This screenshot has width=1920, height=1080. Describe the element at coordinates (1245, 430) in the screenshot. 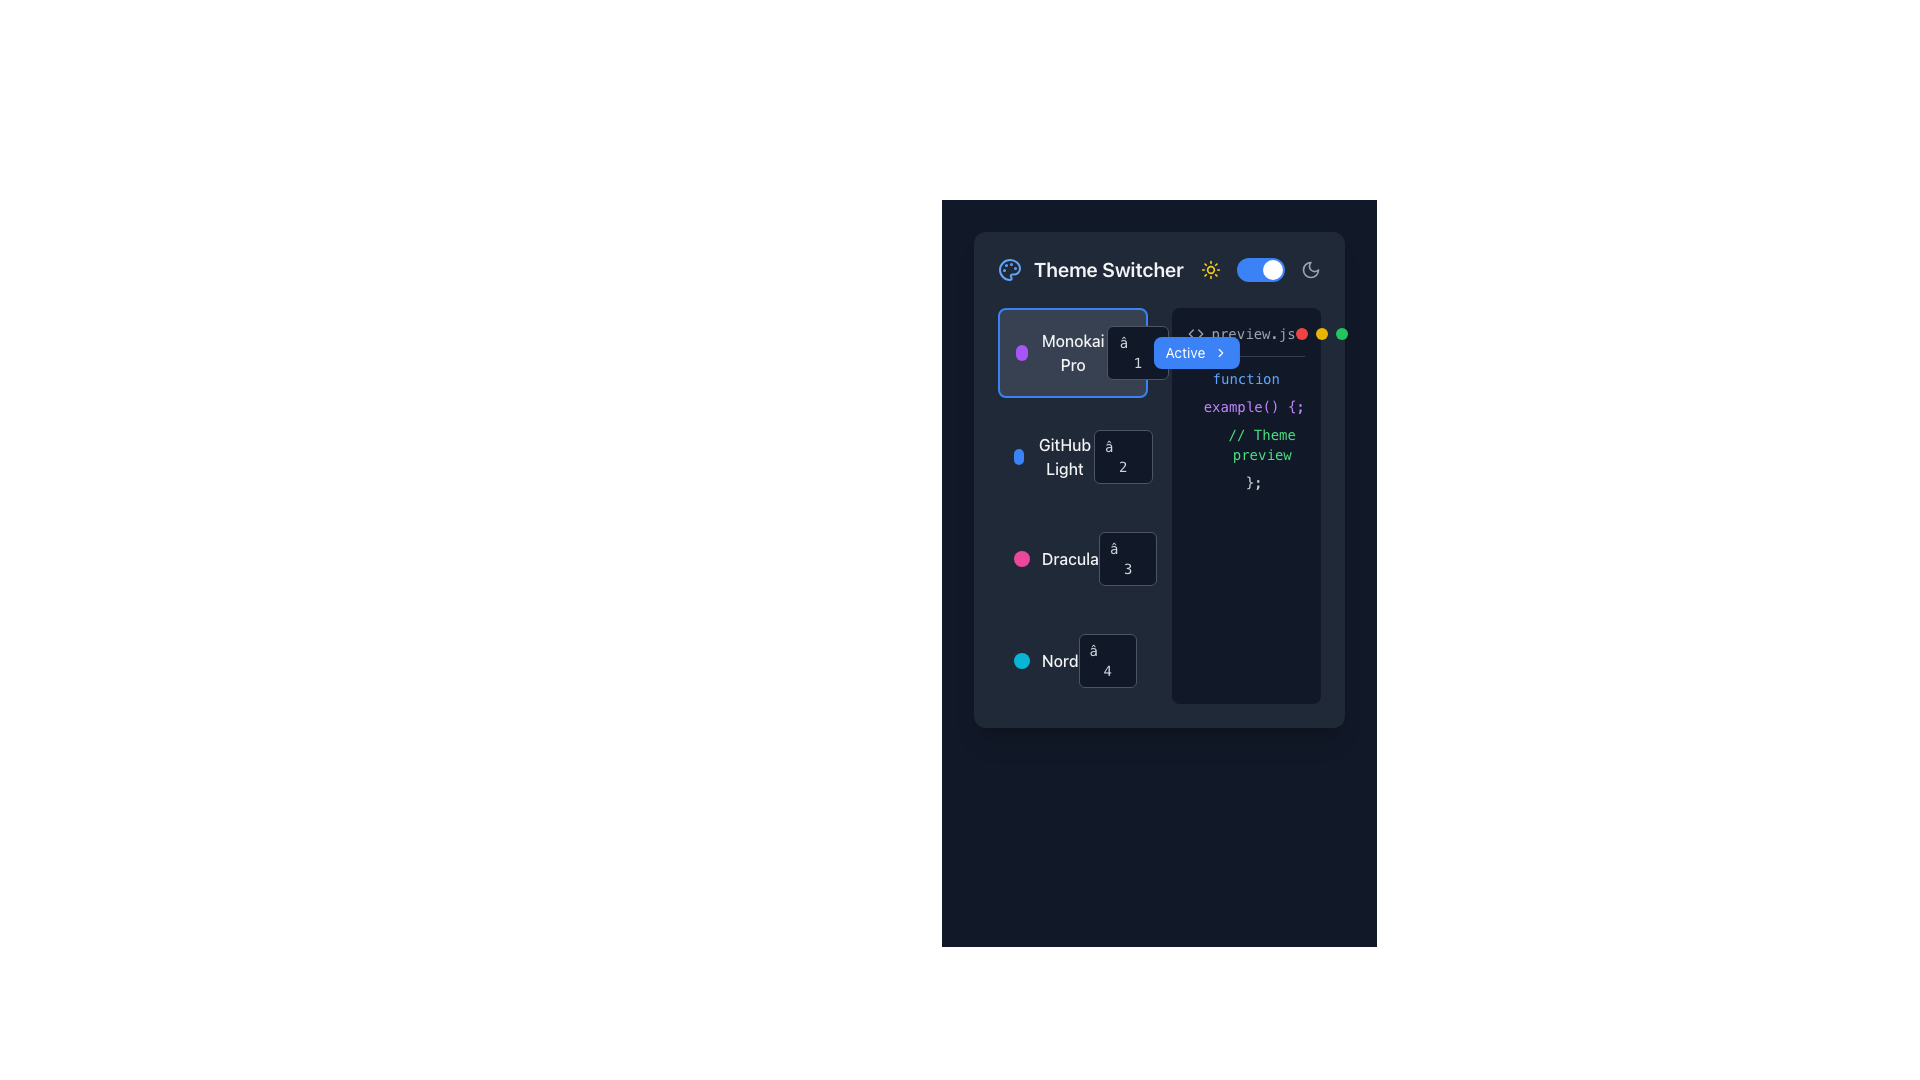

I see `the code snippet display area in the preview.js editor, which displays syntax-highlighted text against a dark background` at that location.